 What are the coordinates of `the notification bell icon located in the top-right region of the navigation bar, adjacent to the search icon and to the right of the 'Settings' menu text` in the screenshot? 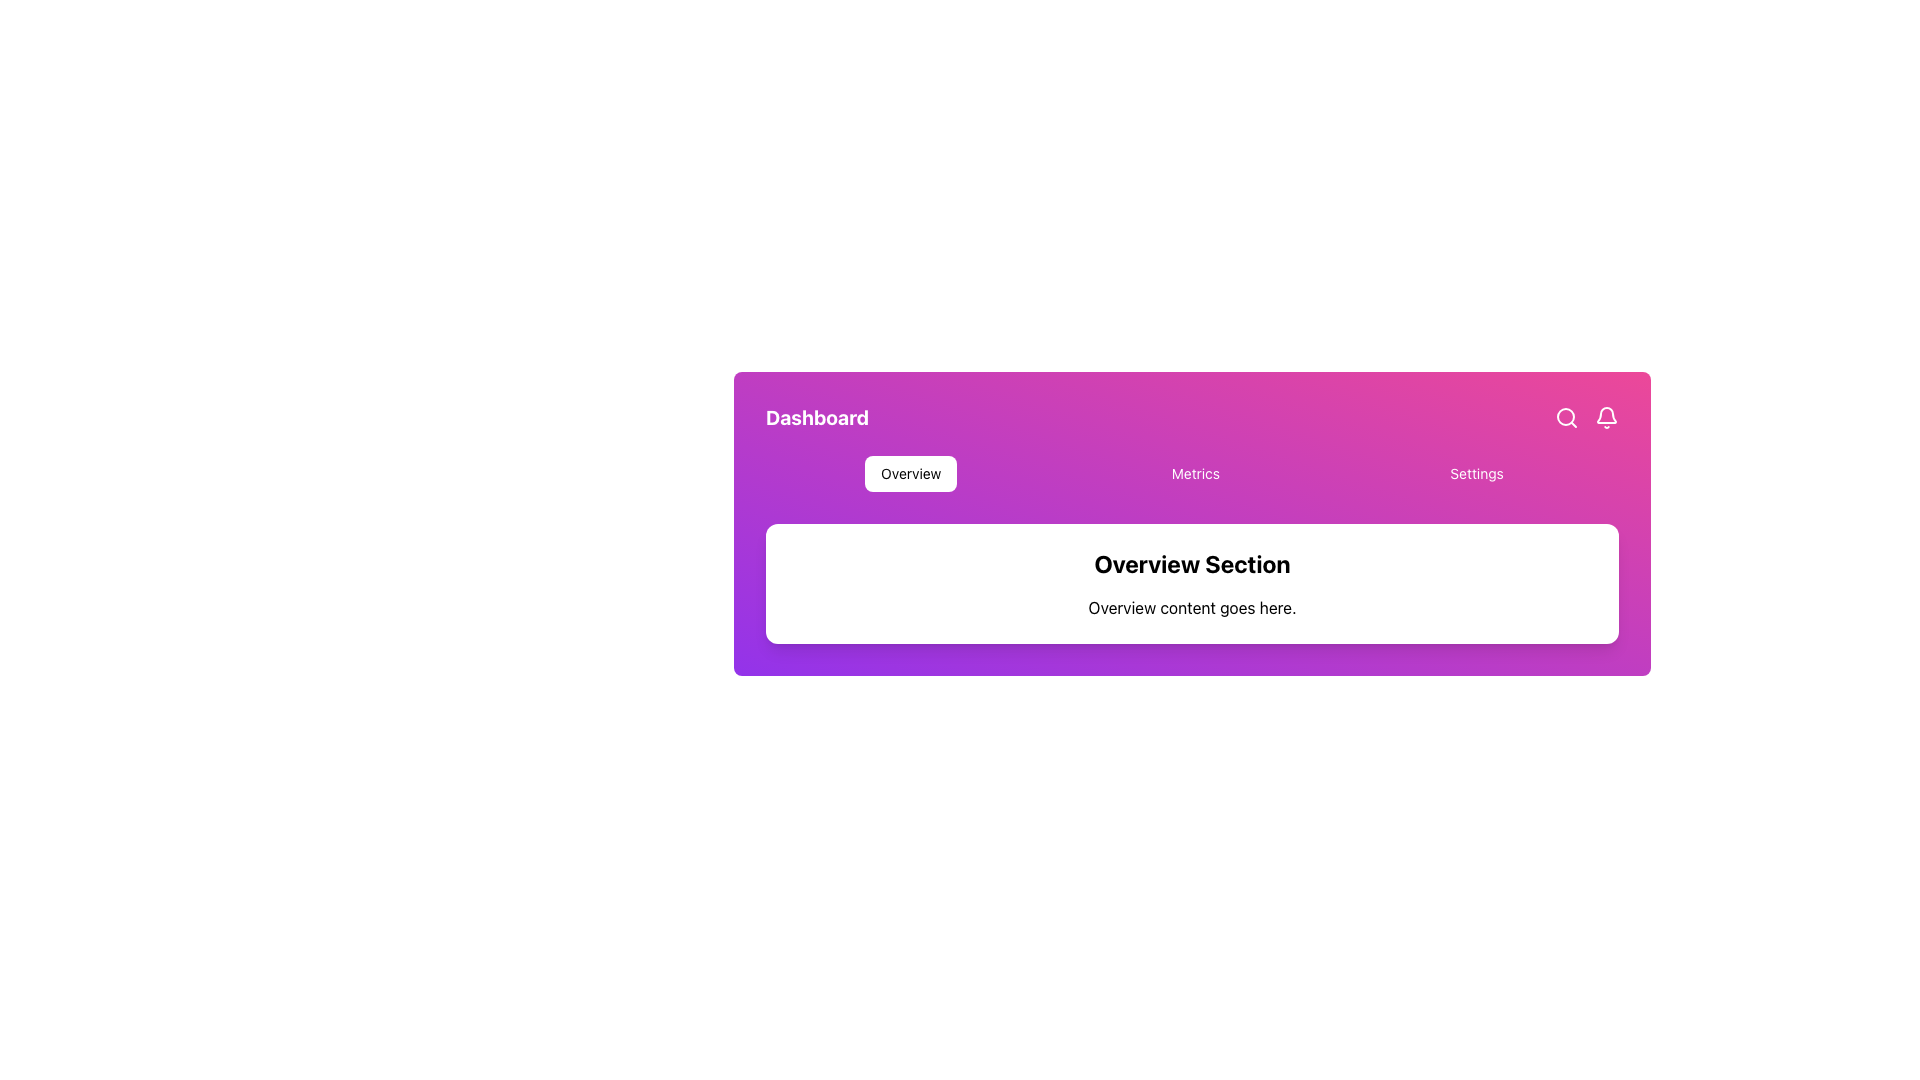 It's located at (1607, 414).